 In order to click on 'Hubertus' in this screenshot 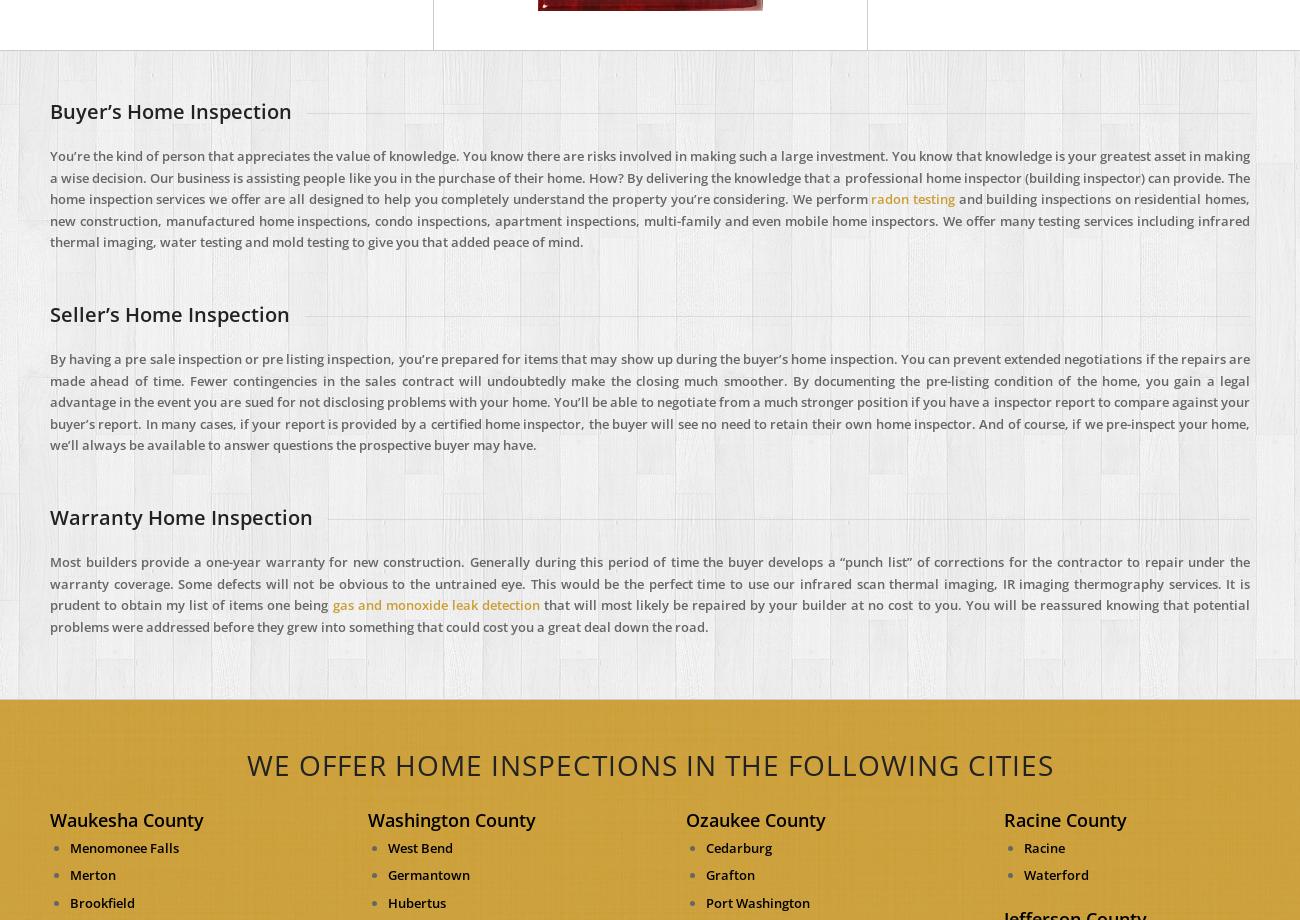, I will do `click(417, 900)`.